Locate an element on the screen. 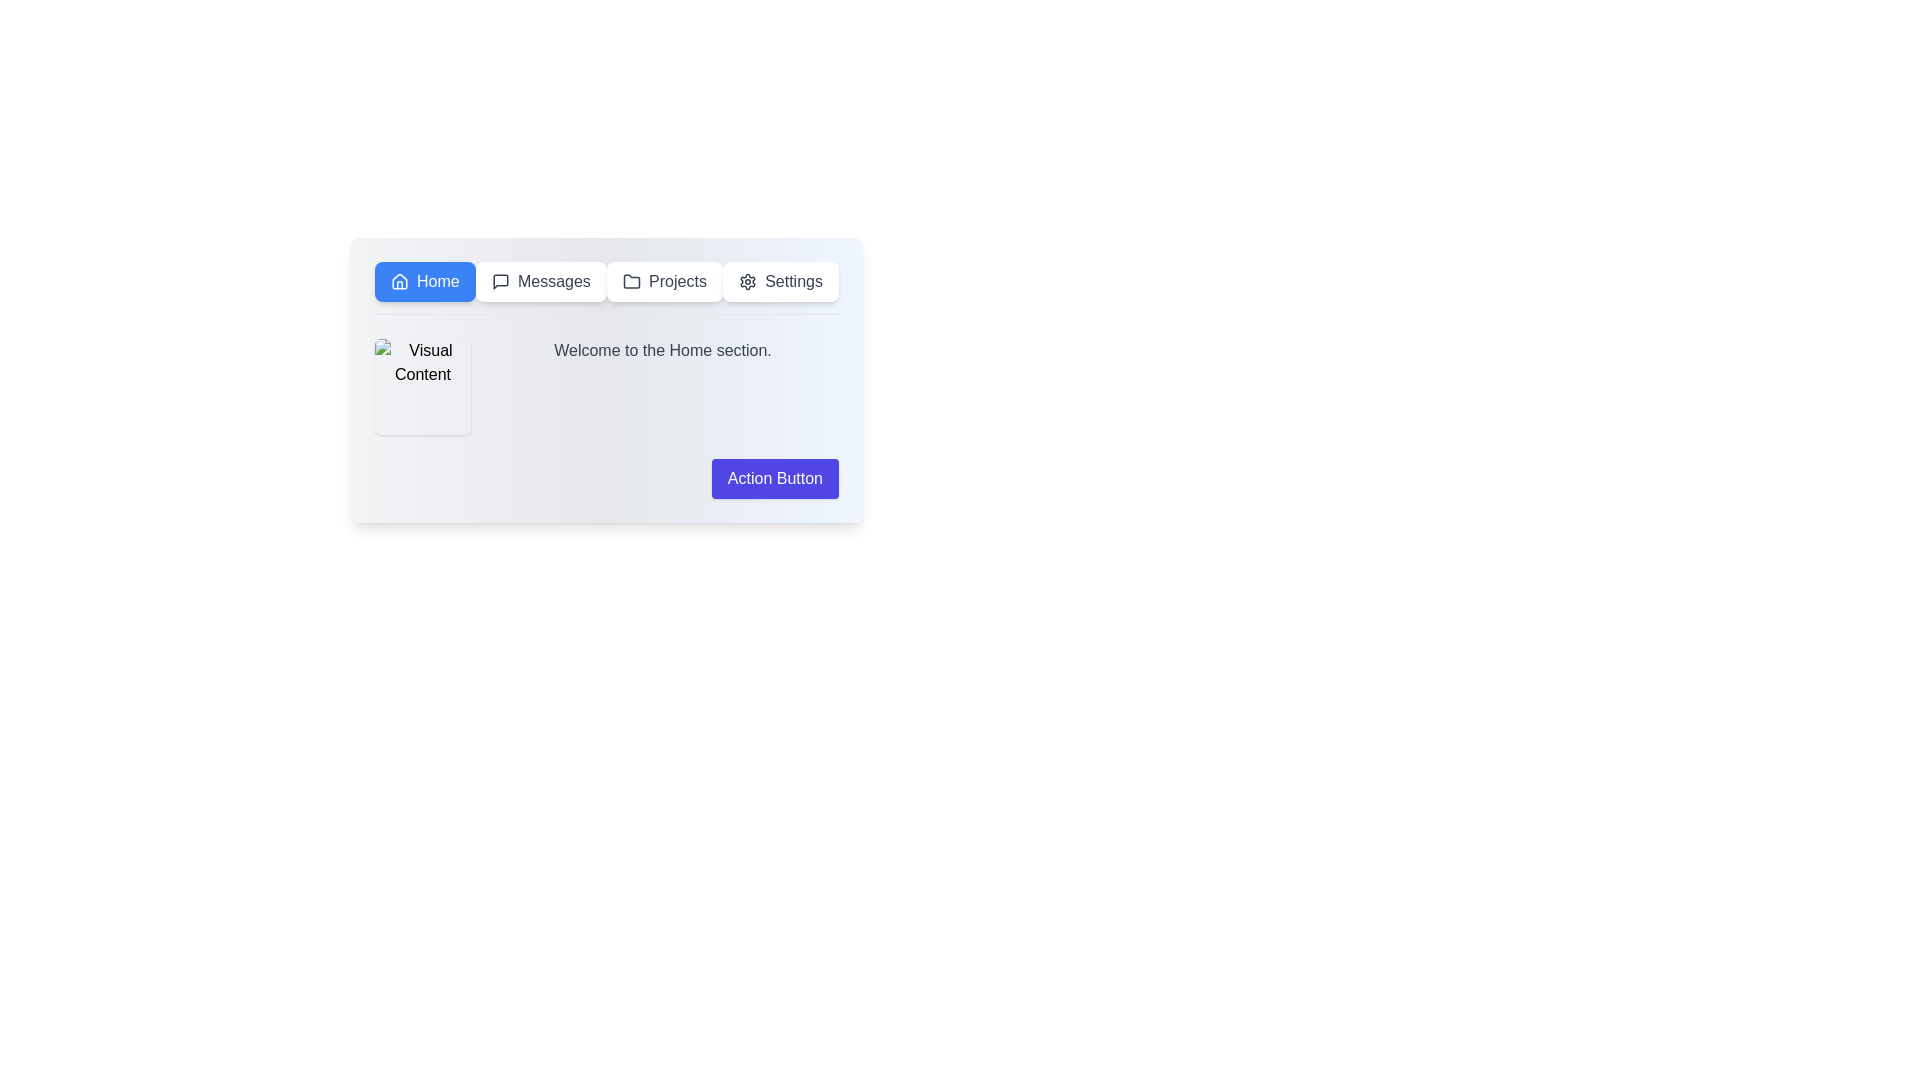  the 'Home' button located at the top left of the interface, which has a blue background and white text with a house icon is located at coordinates (424, 281).